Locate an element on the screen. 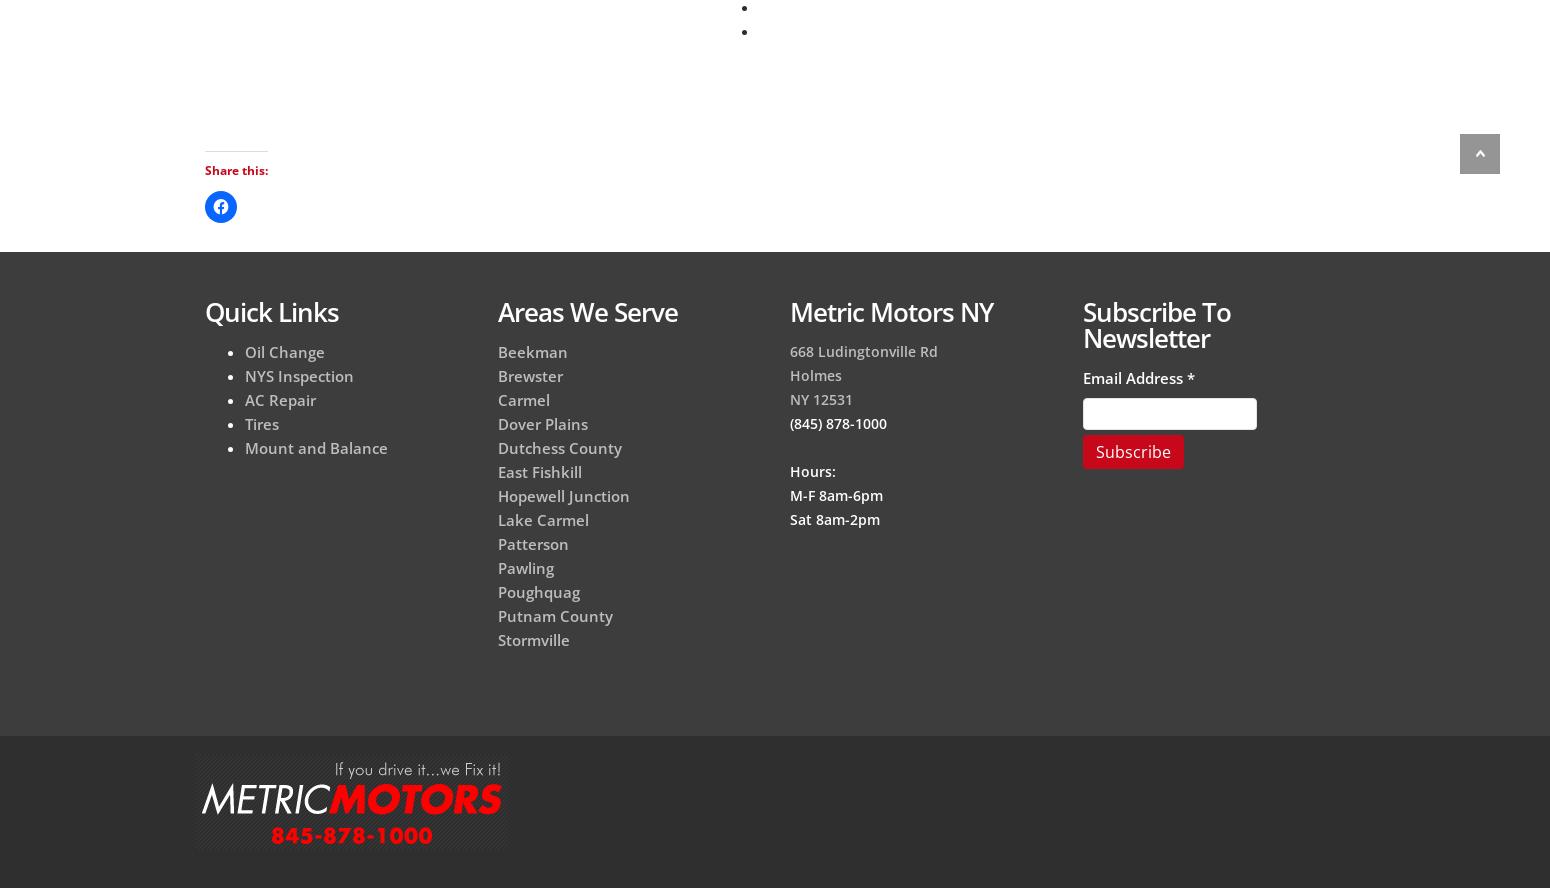 This screenshot has height=888, width=1550. 'Brewster' is located at coordinates (528, 375).